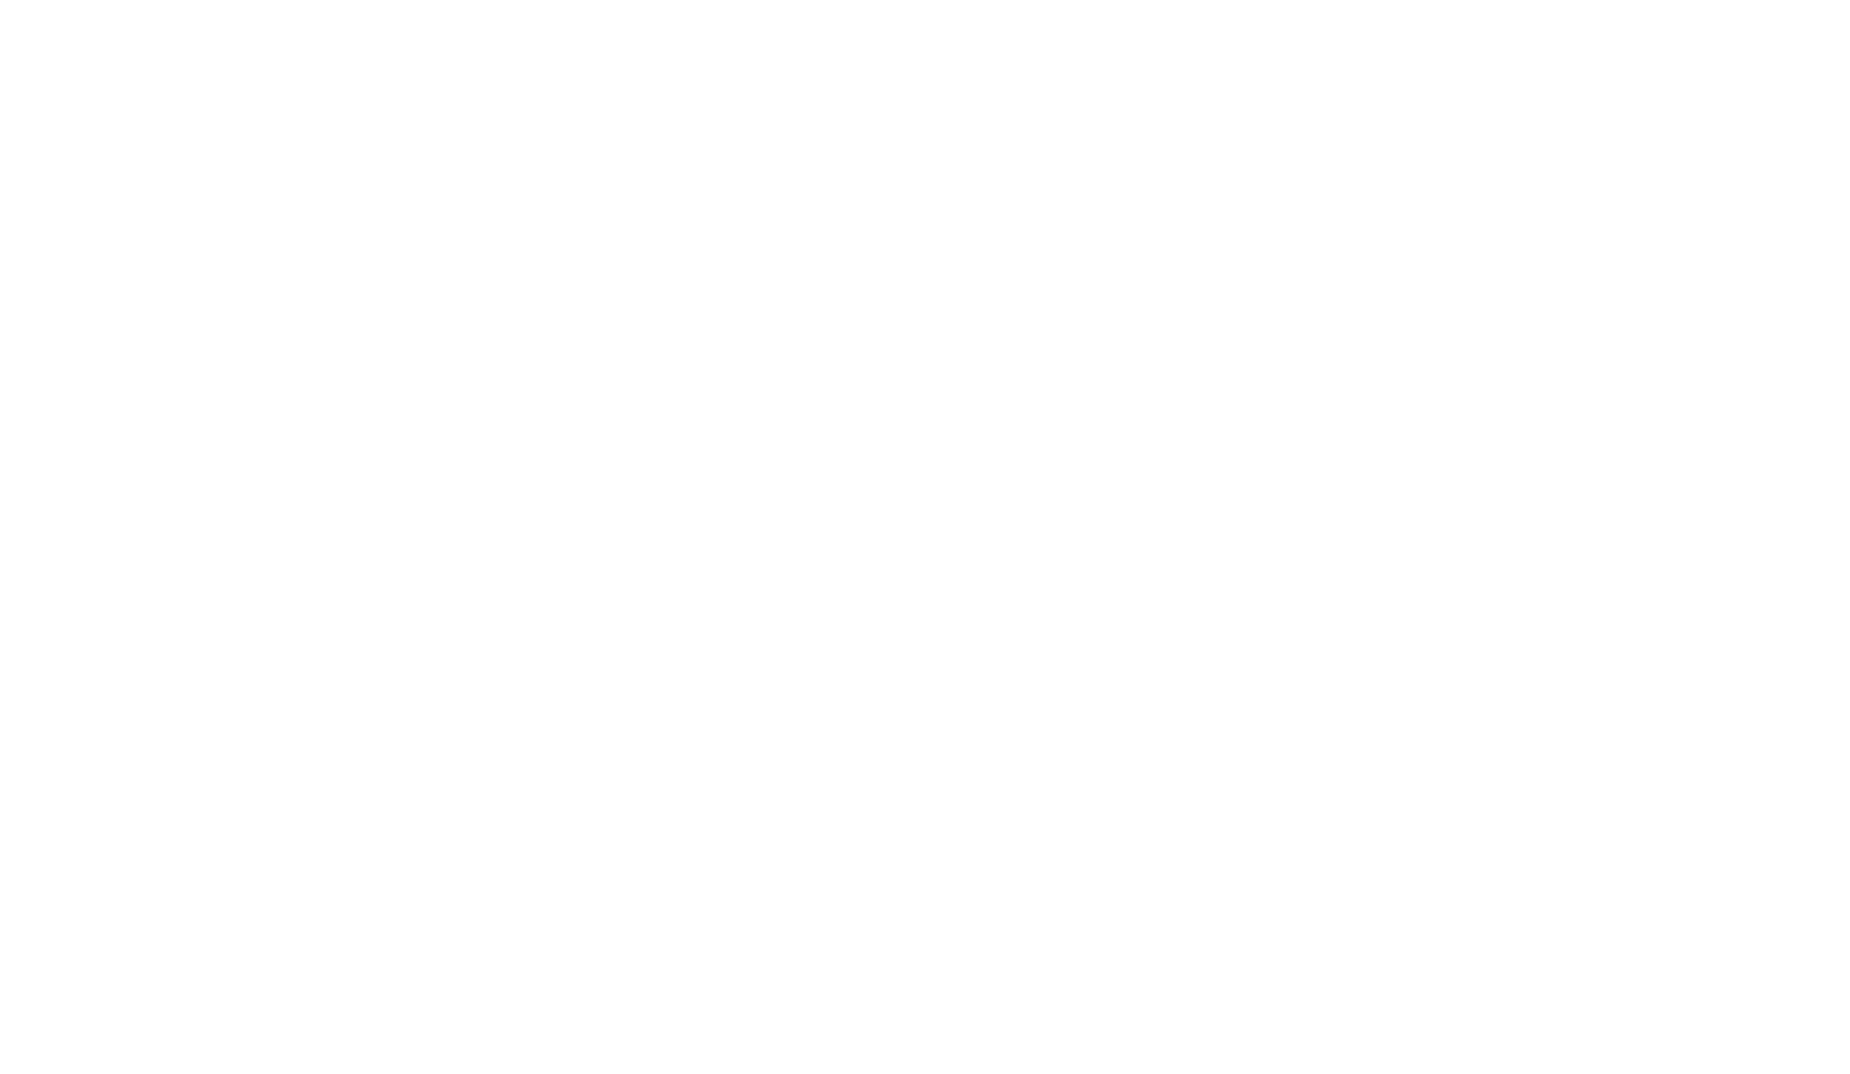 Image resolution: width=1850 pixels, height=1074 pixels. Describe the element at coordinates (443, 644) in the screenshot. I see `'Porto'` at that location.